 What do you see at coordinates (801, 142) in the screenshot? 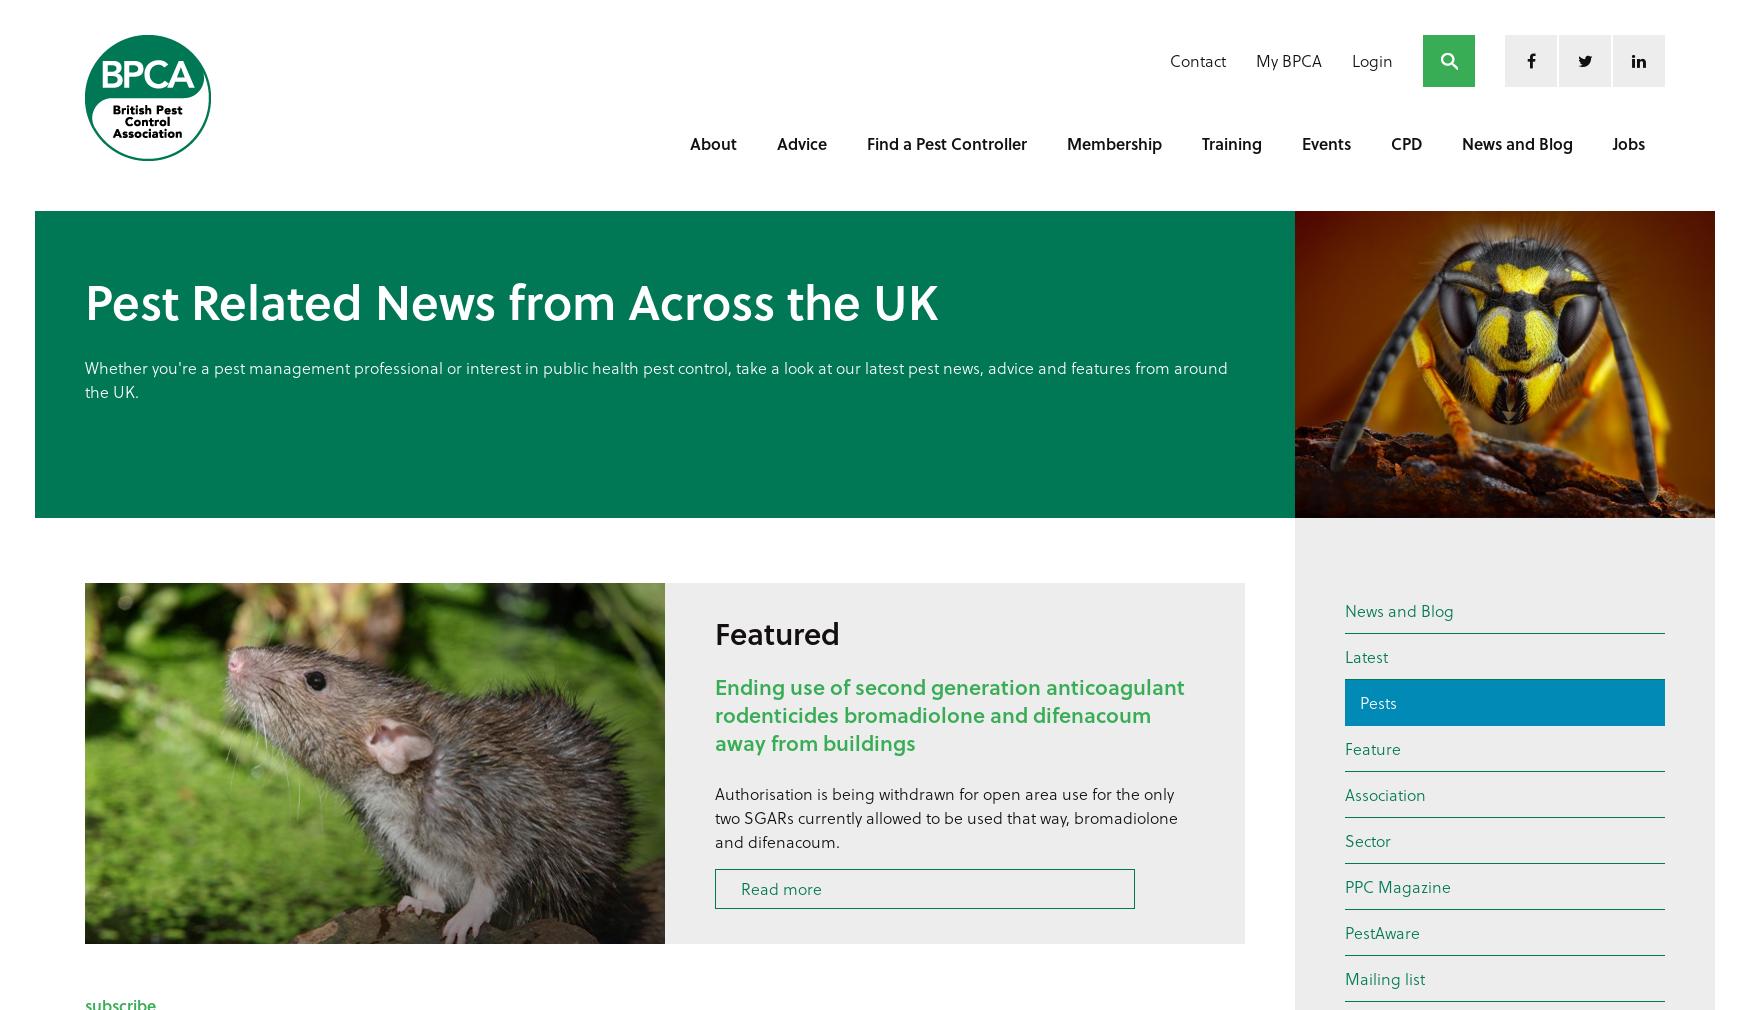
I see `'Advice'` at bounding box center [801, 142].